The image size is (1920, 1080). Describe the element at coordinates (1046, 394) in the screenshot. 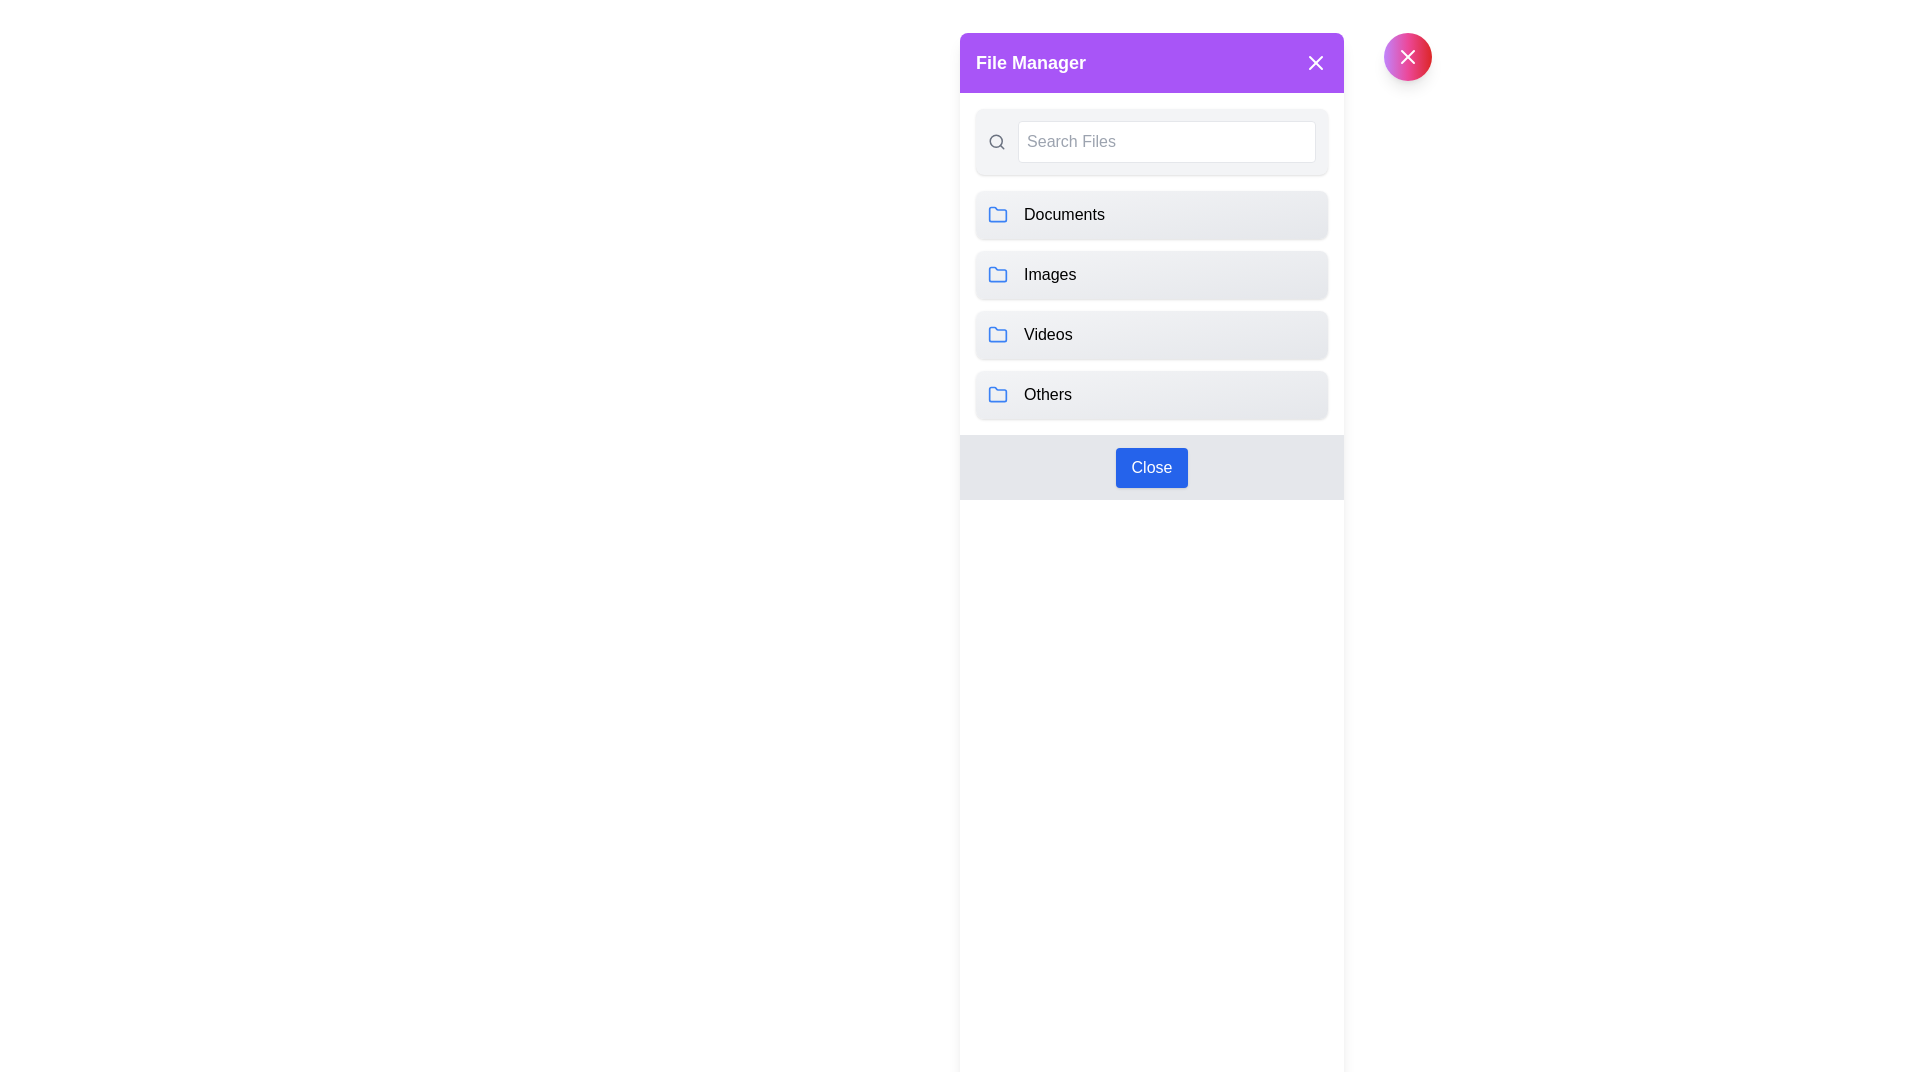

I see `the text label that identifies the category or folder named 'Others' in the File Manager interface, positioned next to a folder icon as the last item in the vertical list` at that location.